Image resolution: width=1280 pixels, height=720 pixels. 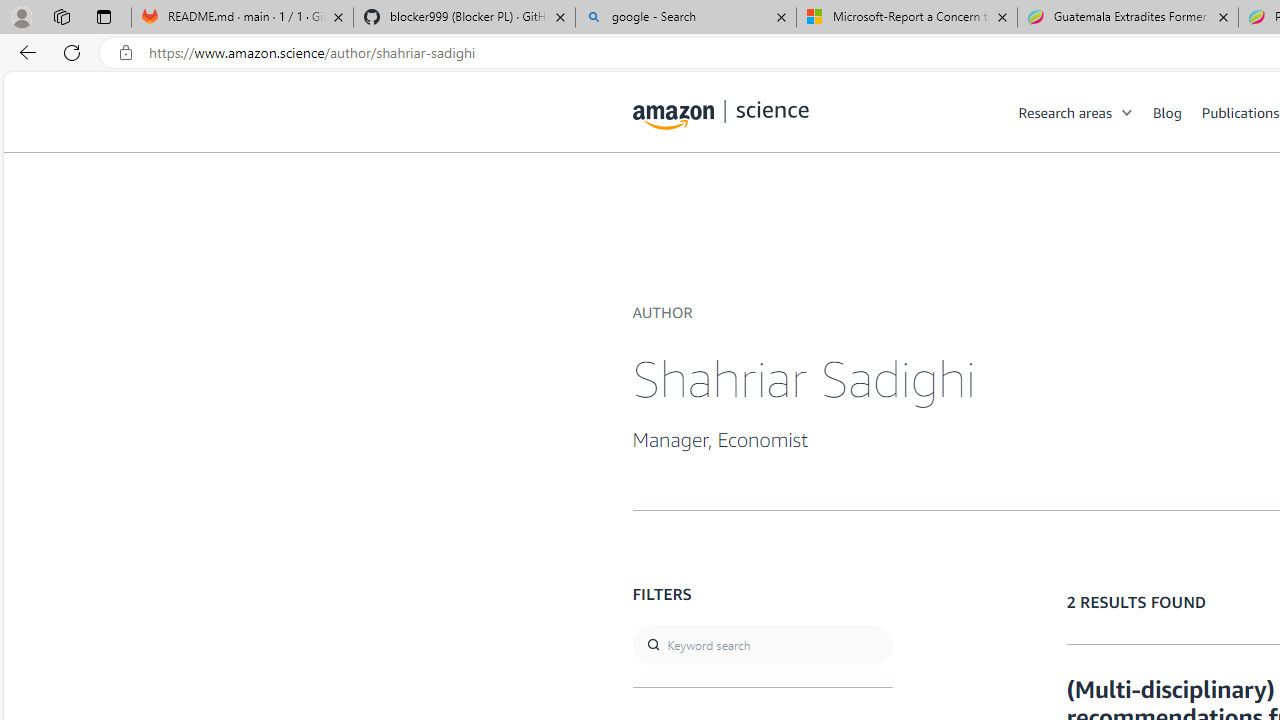 I want to click on 'Blog', so click(x=1177, y=111).